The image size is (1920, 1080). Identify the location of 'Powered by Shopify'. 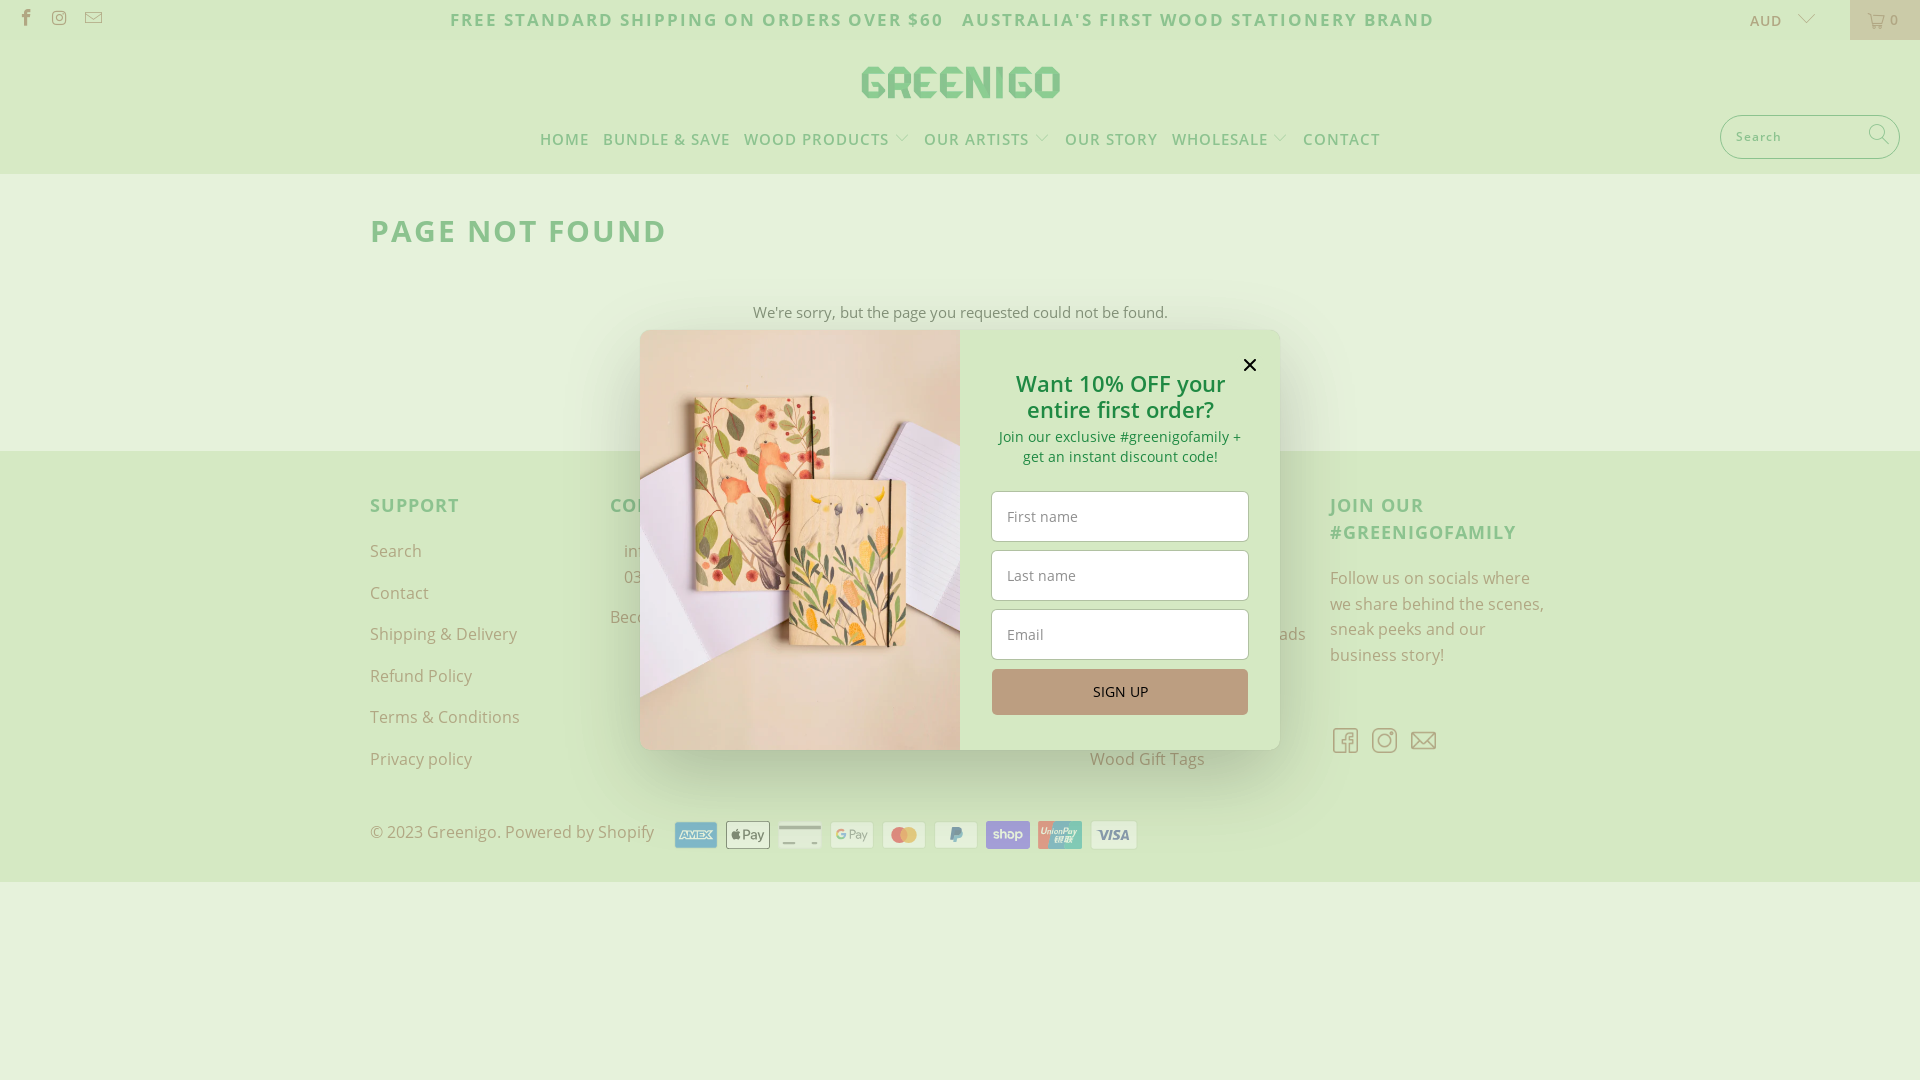
(578, 832).